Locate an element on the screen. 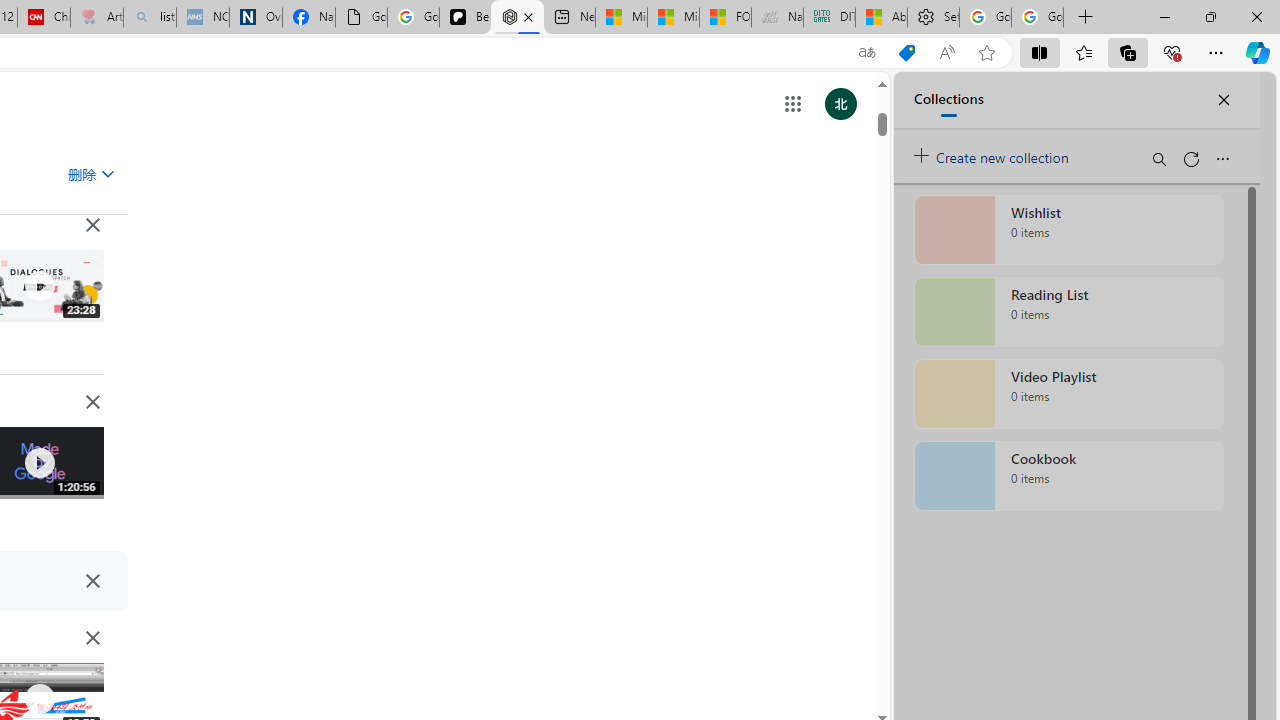 The width and height of the screenshot is (1280, 720). 'This site has coupons! Shopping in Microsoft Edge' is located at coordinates (905, 52).